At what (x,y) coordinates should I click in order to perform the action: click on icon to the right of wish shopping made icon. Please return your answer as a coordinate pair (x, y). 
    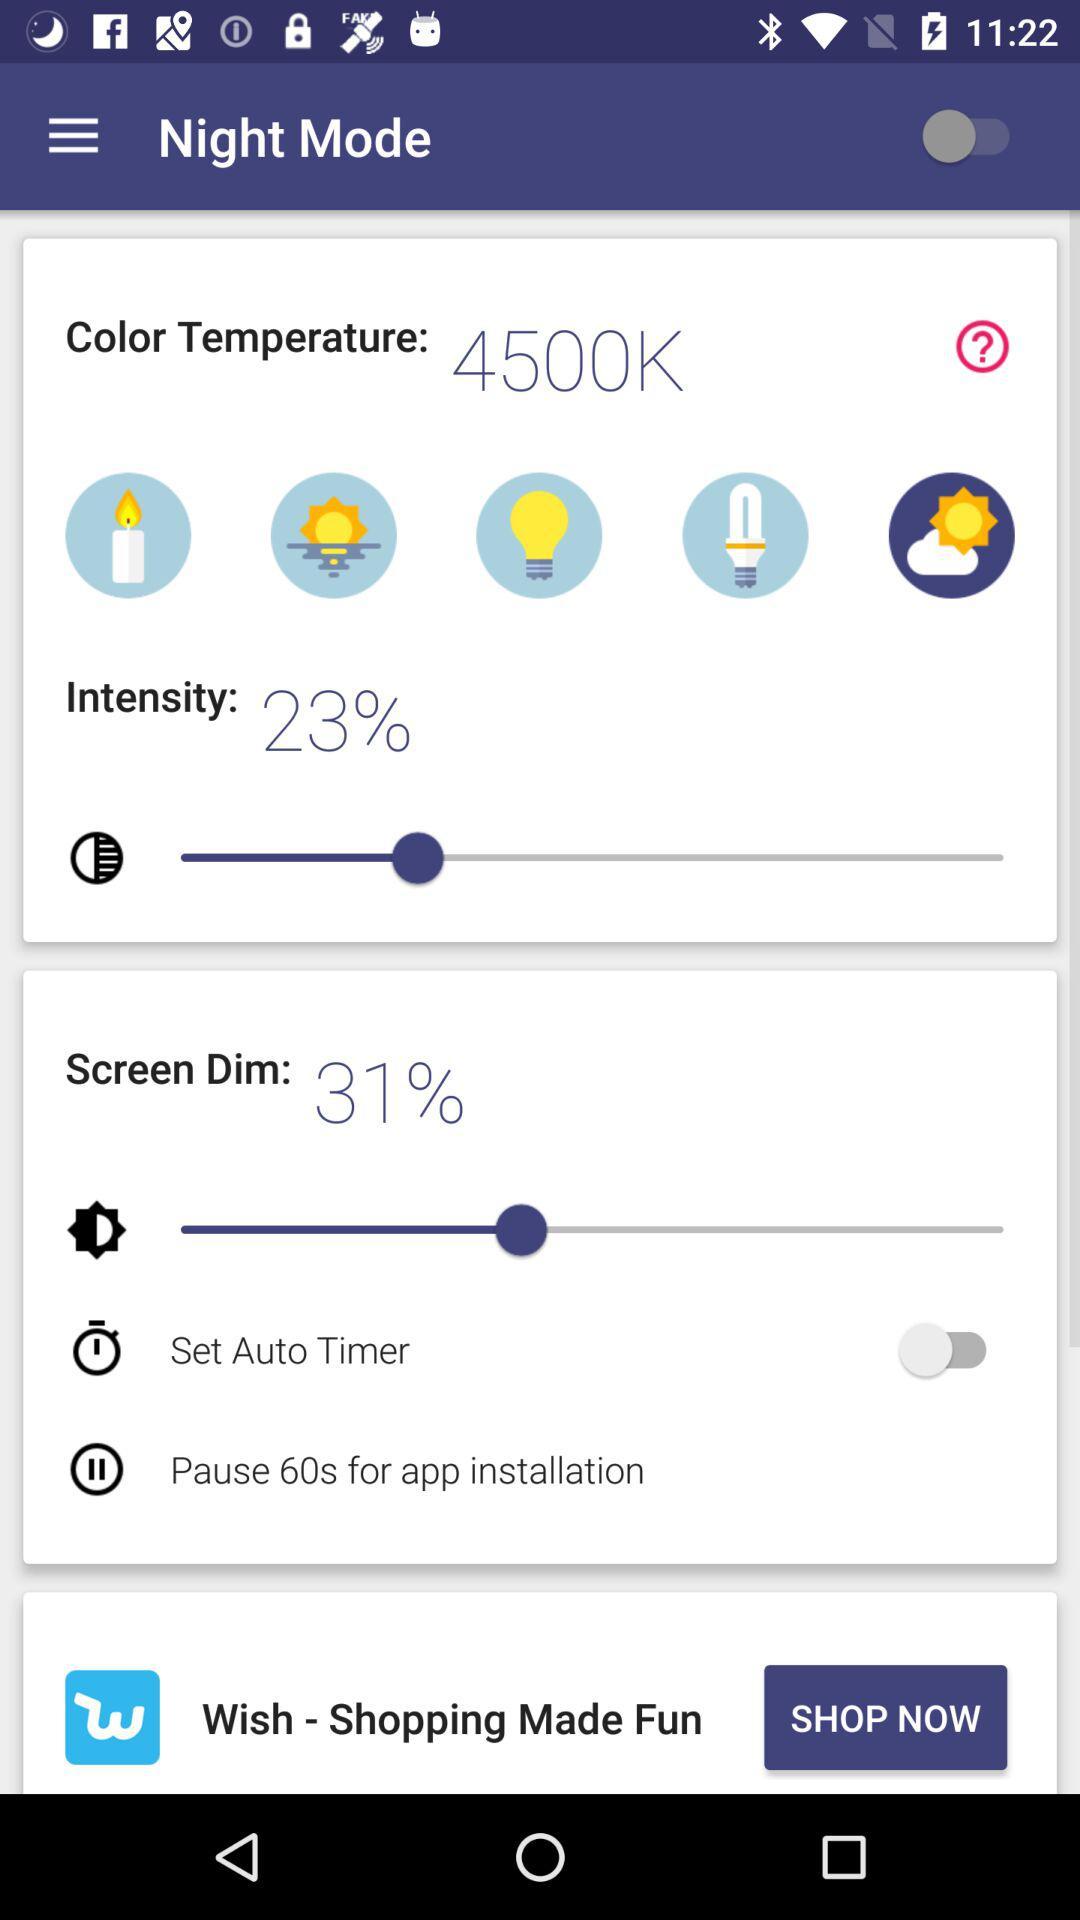
    Looking at the image, I should click on (884, 1716).